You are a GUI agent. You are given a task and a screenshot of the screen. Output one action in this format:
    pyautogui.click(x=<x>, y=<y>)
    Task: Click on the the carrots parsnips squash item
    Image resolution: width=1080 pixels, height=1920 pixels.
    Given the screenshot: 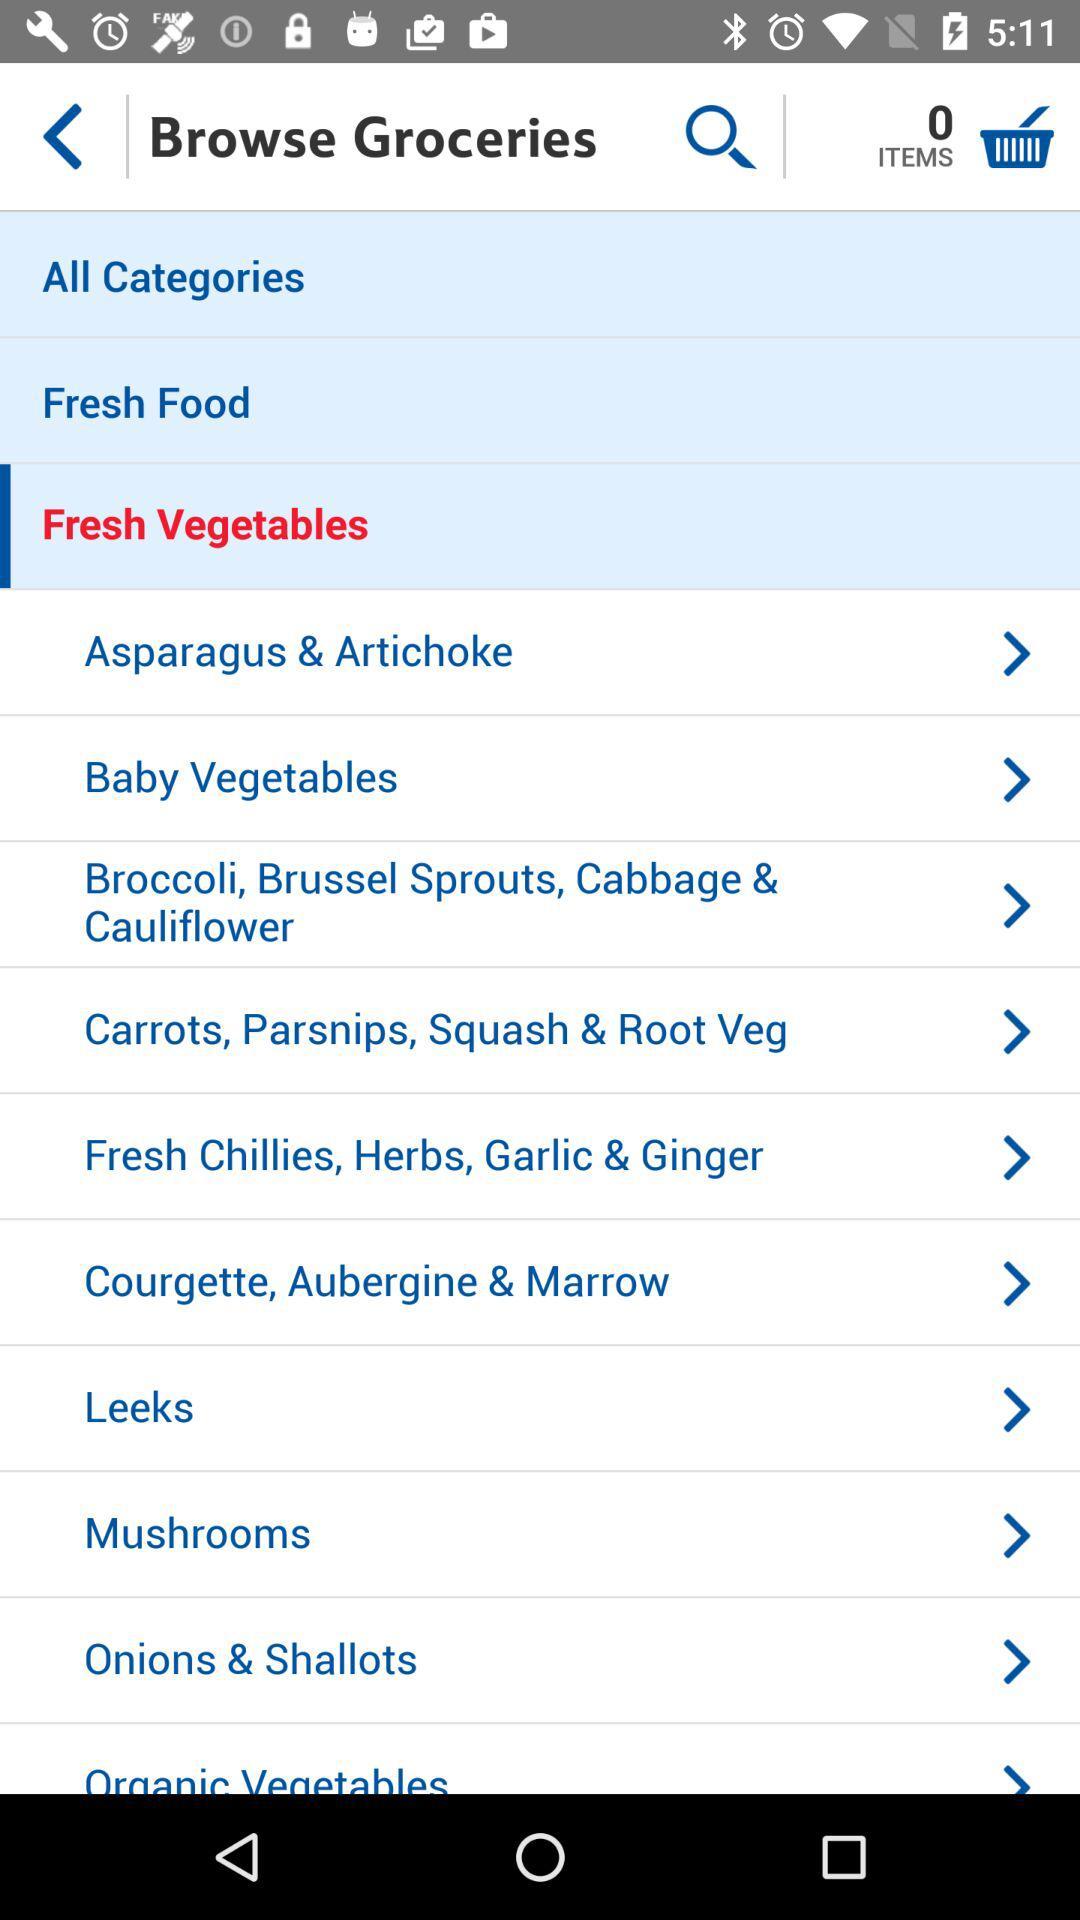 What is the action you would take?
    pyautogui.click(x=540, y=1031)
    